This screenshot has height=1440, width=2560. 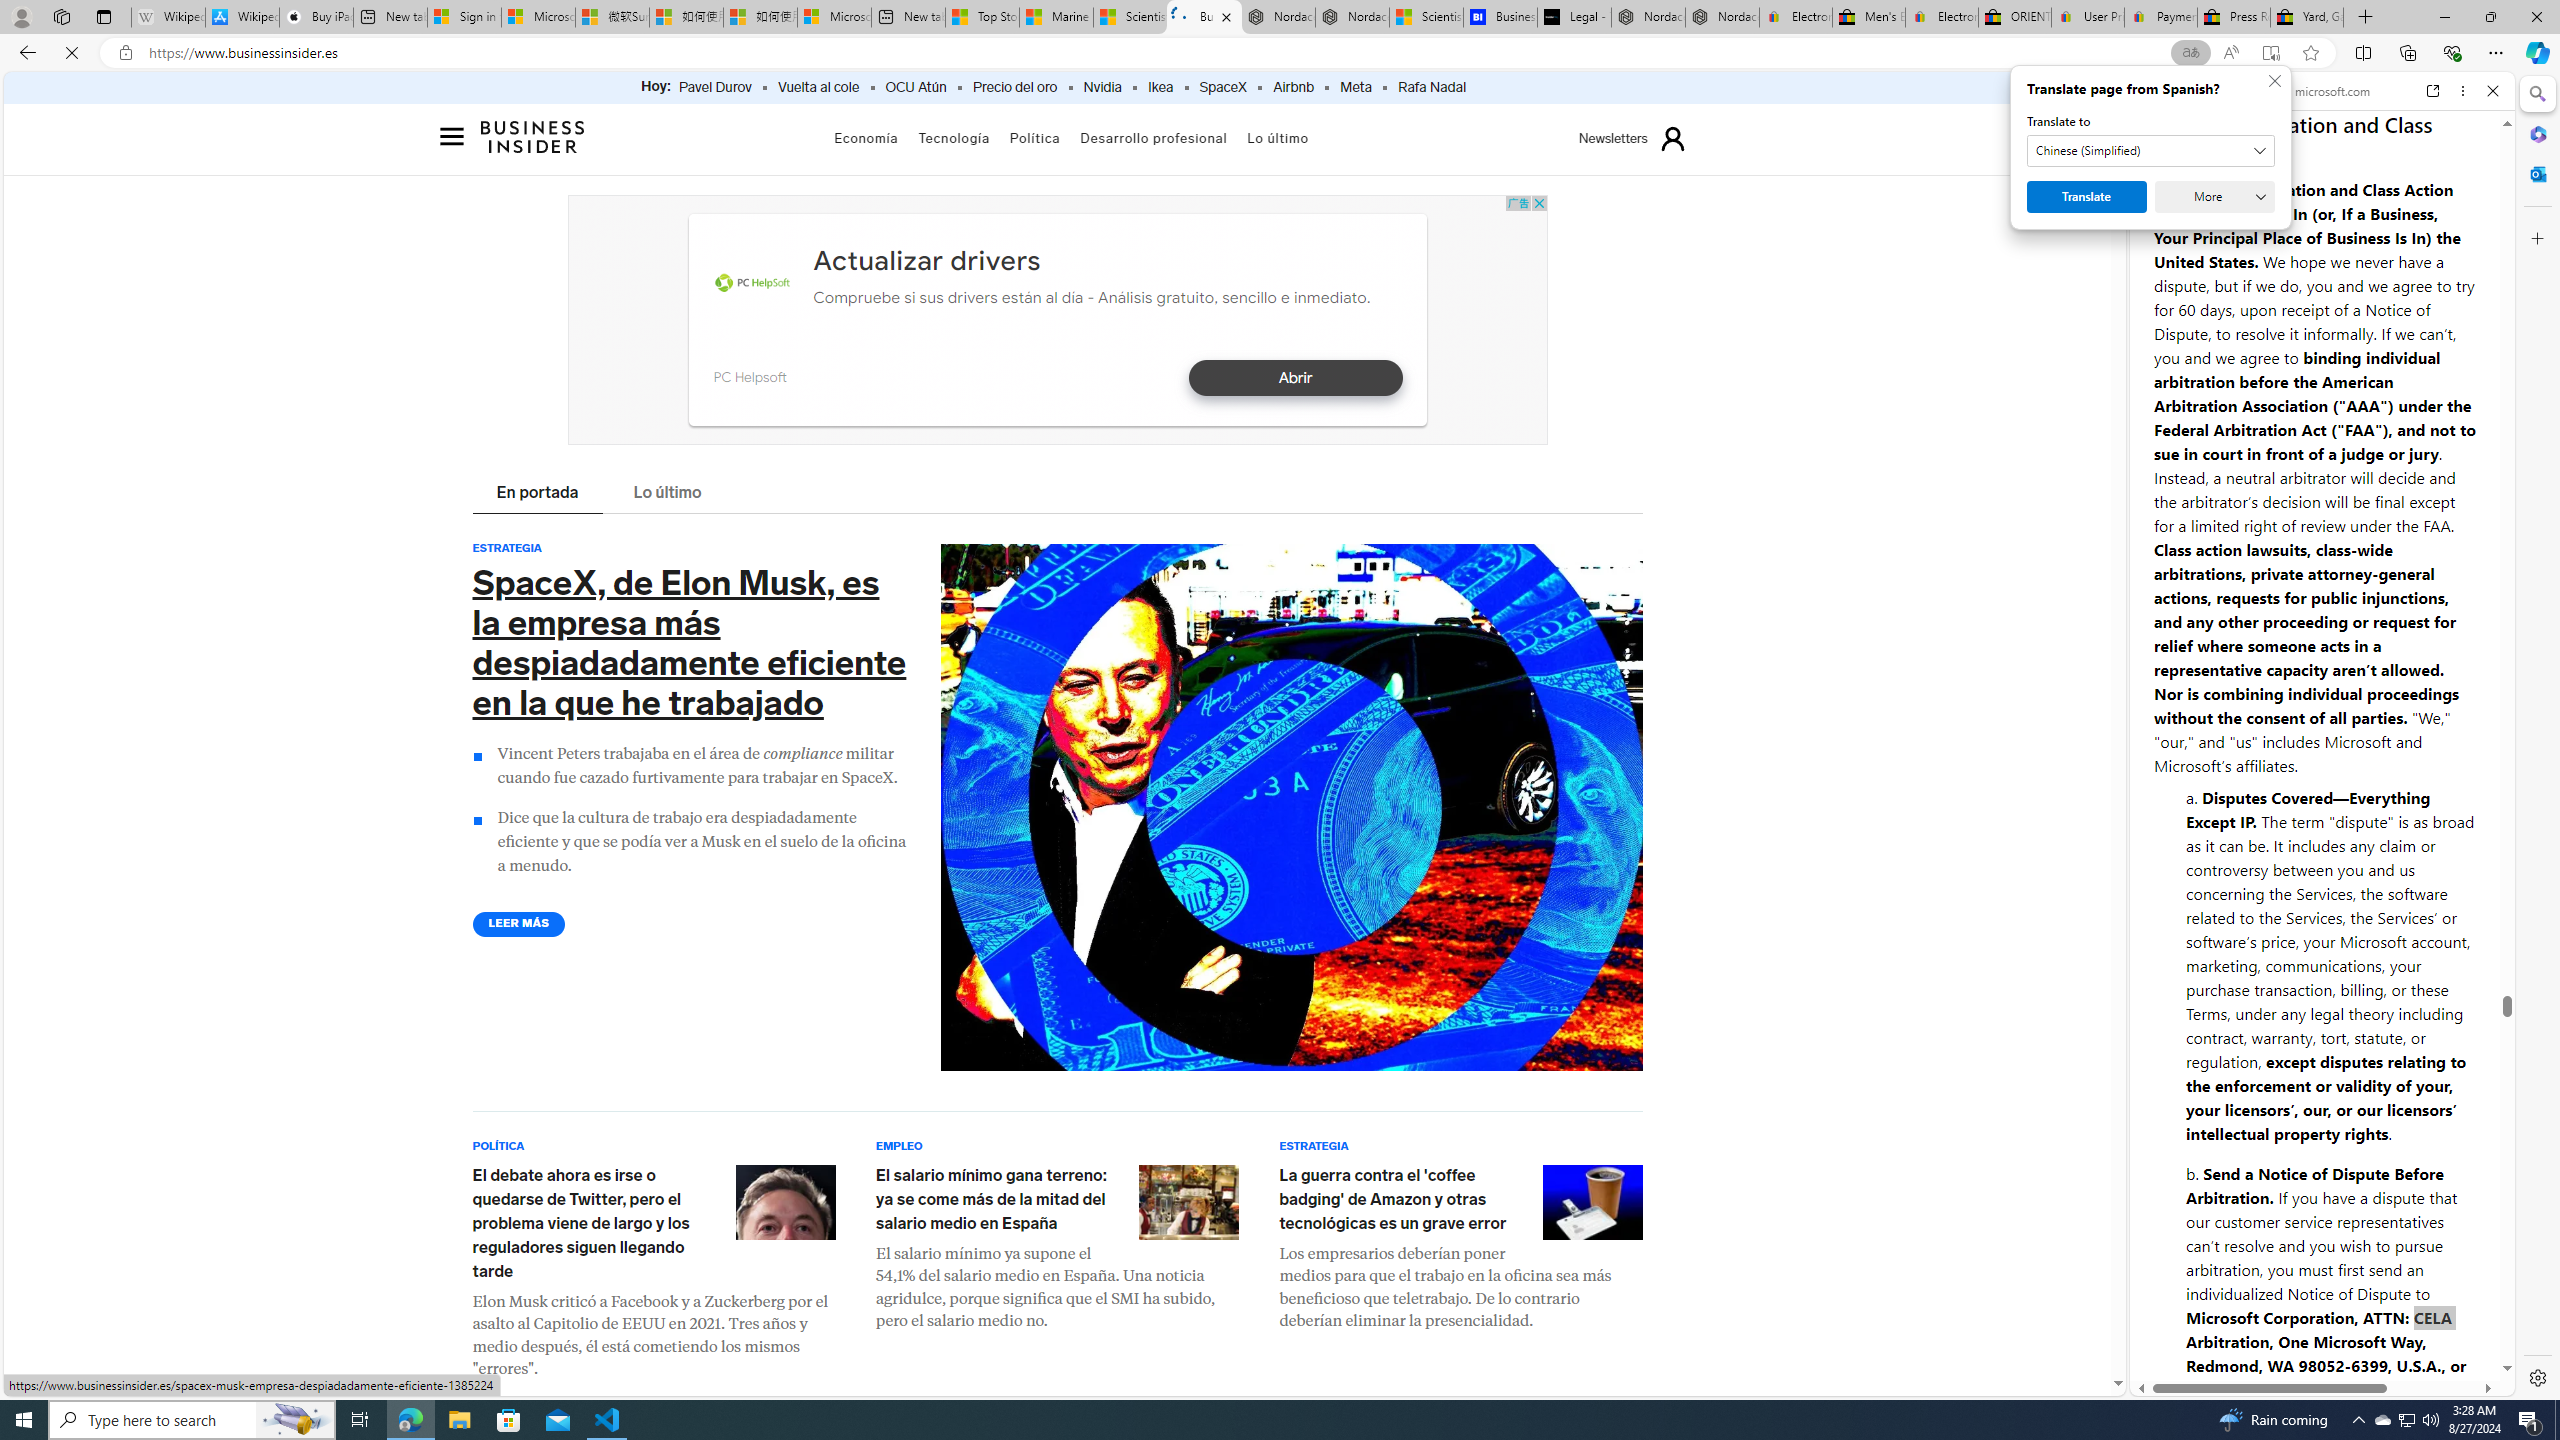 I want to click on 'Nvidia', so click(x=1101, y=87).